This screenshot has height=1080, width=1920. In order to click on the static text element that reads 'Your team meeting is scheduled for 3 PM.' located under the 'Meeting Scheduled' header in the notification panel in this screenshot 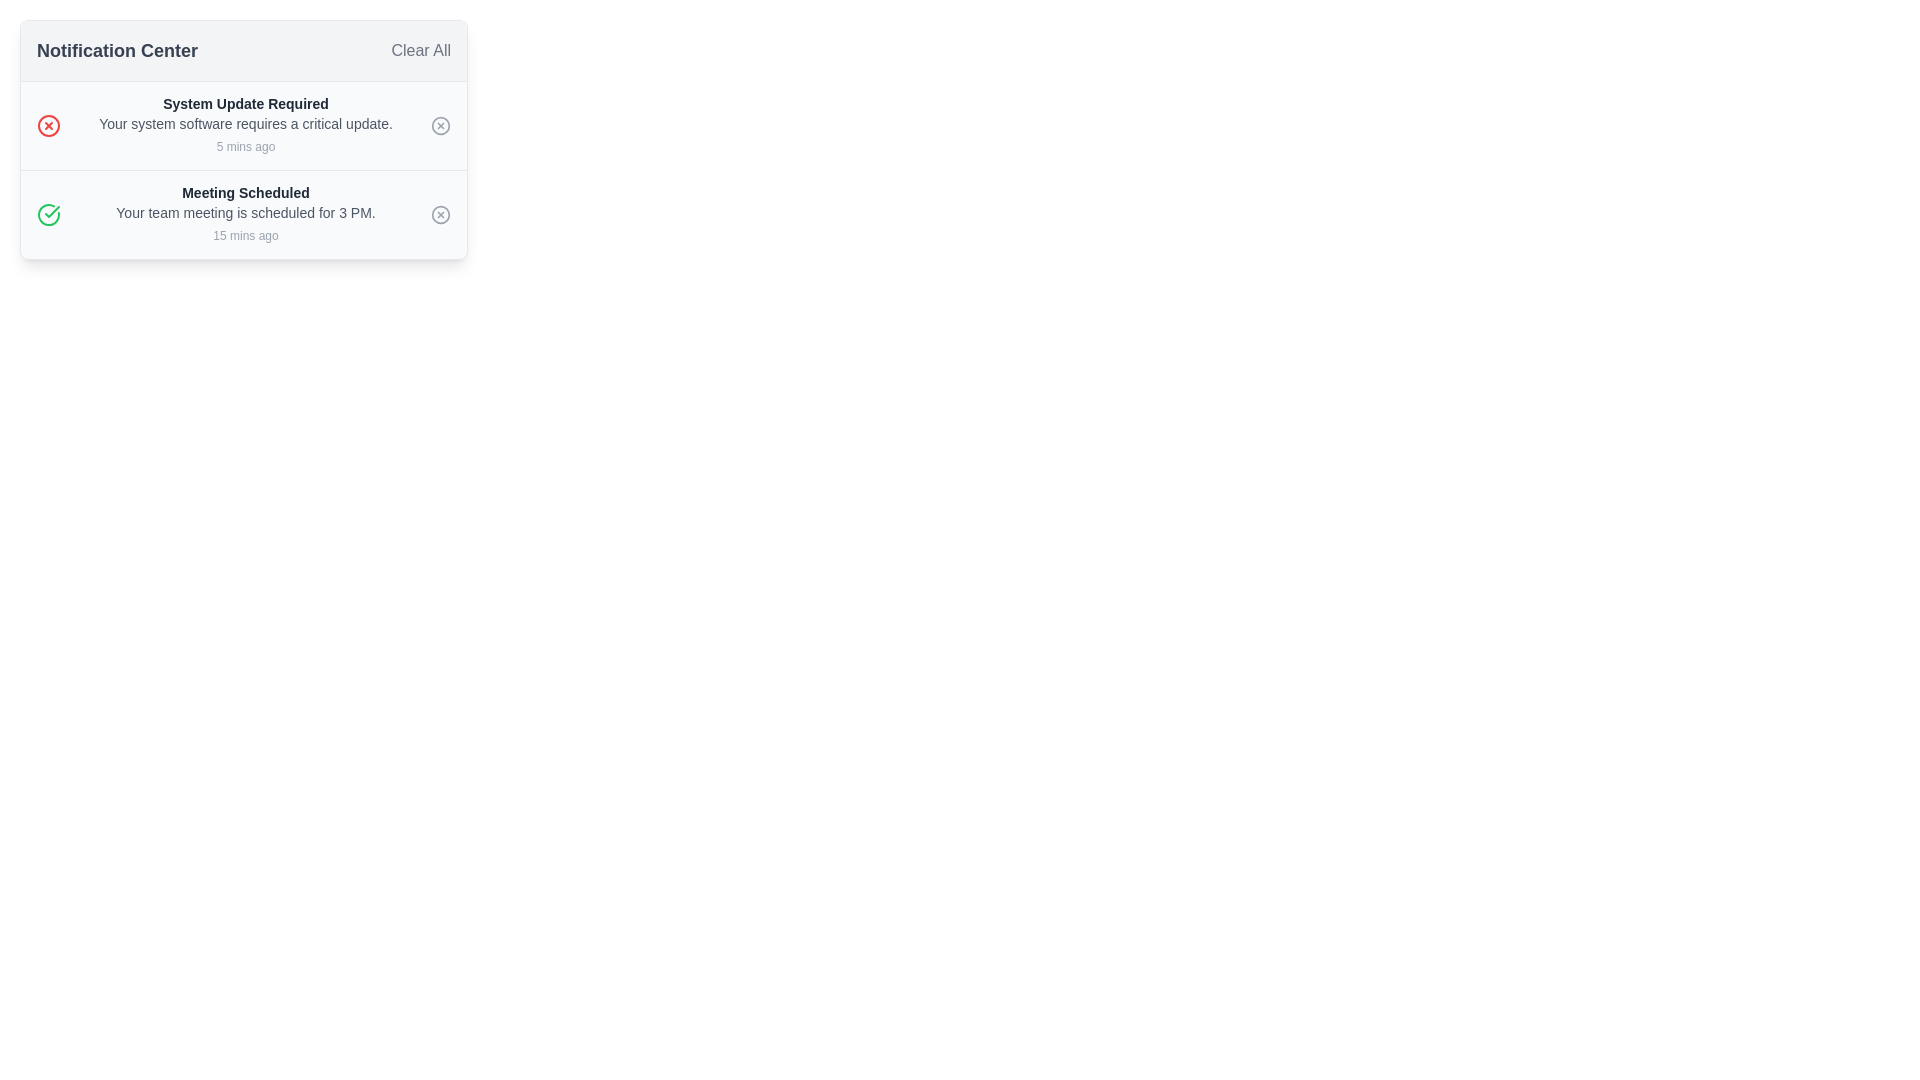, I will do `click(244, 212)`.